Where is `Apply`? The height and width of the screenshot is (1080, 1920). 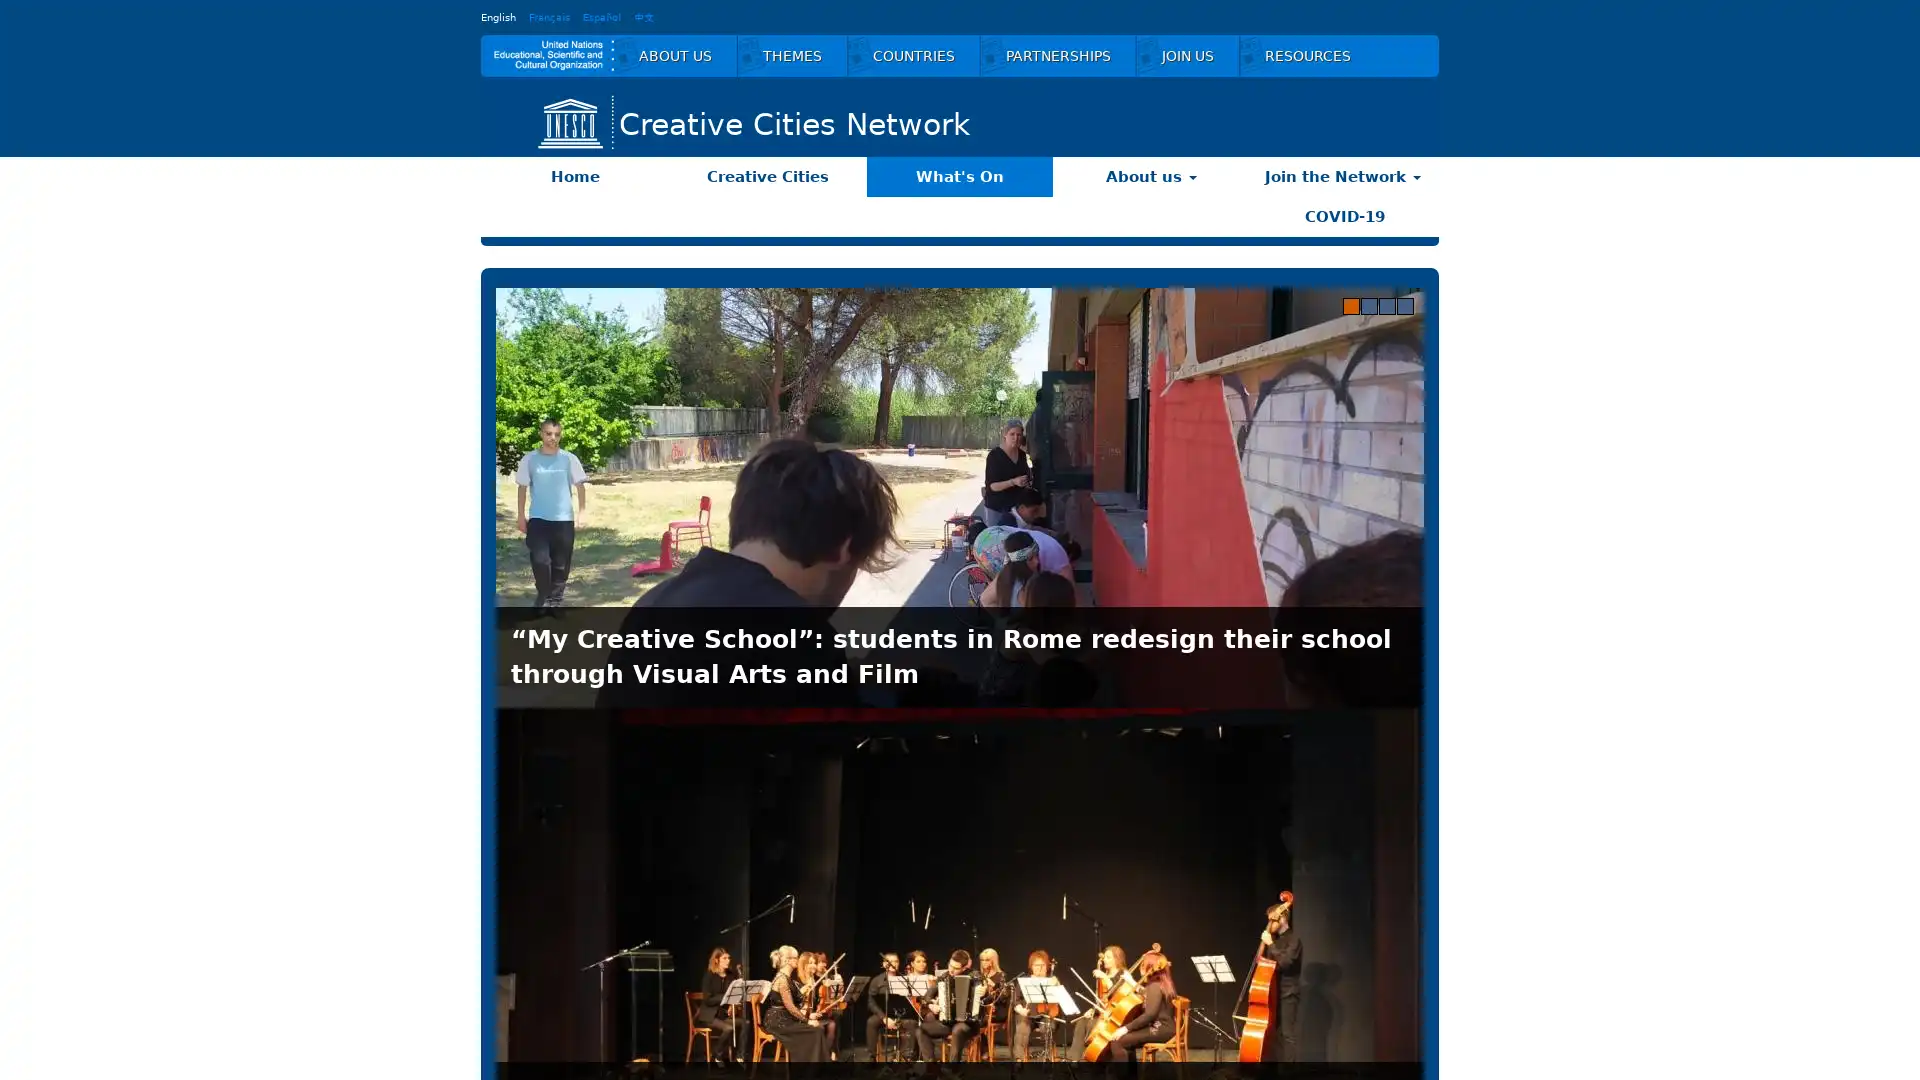
Apply is located at coordinates (1373, 986).